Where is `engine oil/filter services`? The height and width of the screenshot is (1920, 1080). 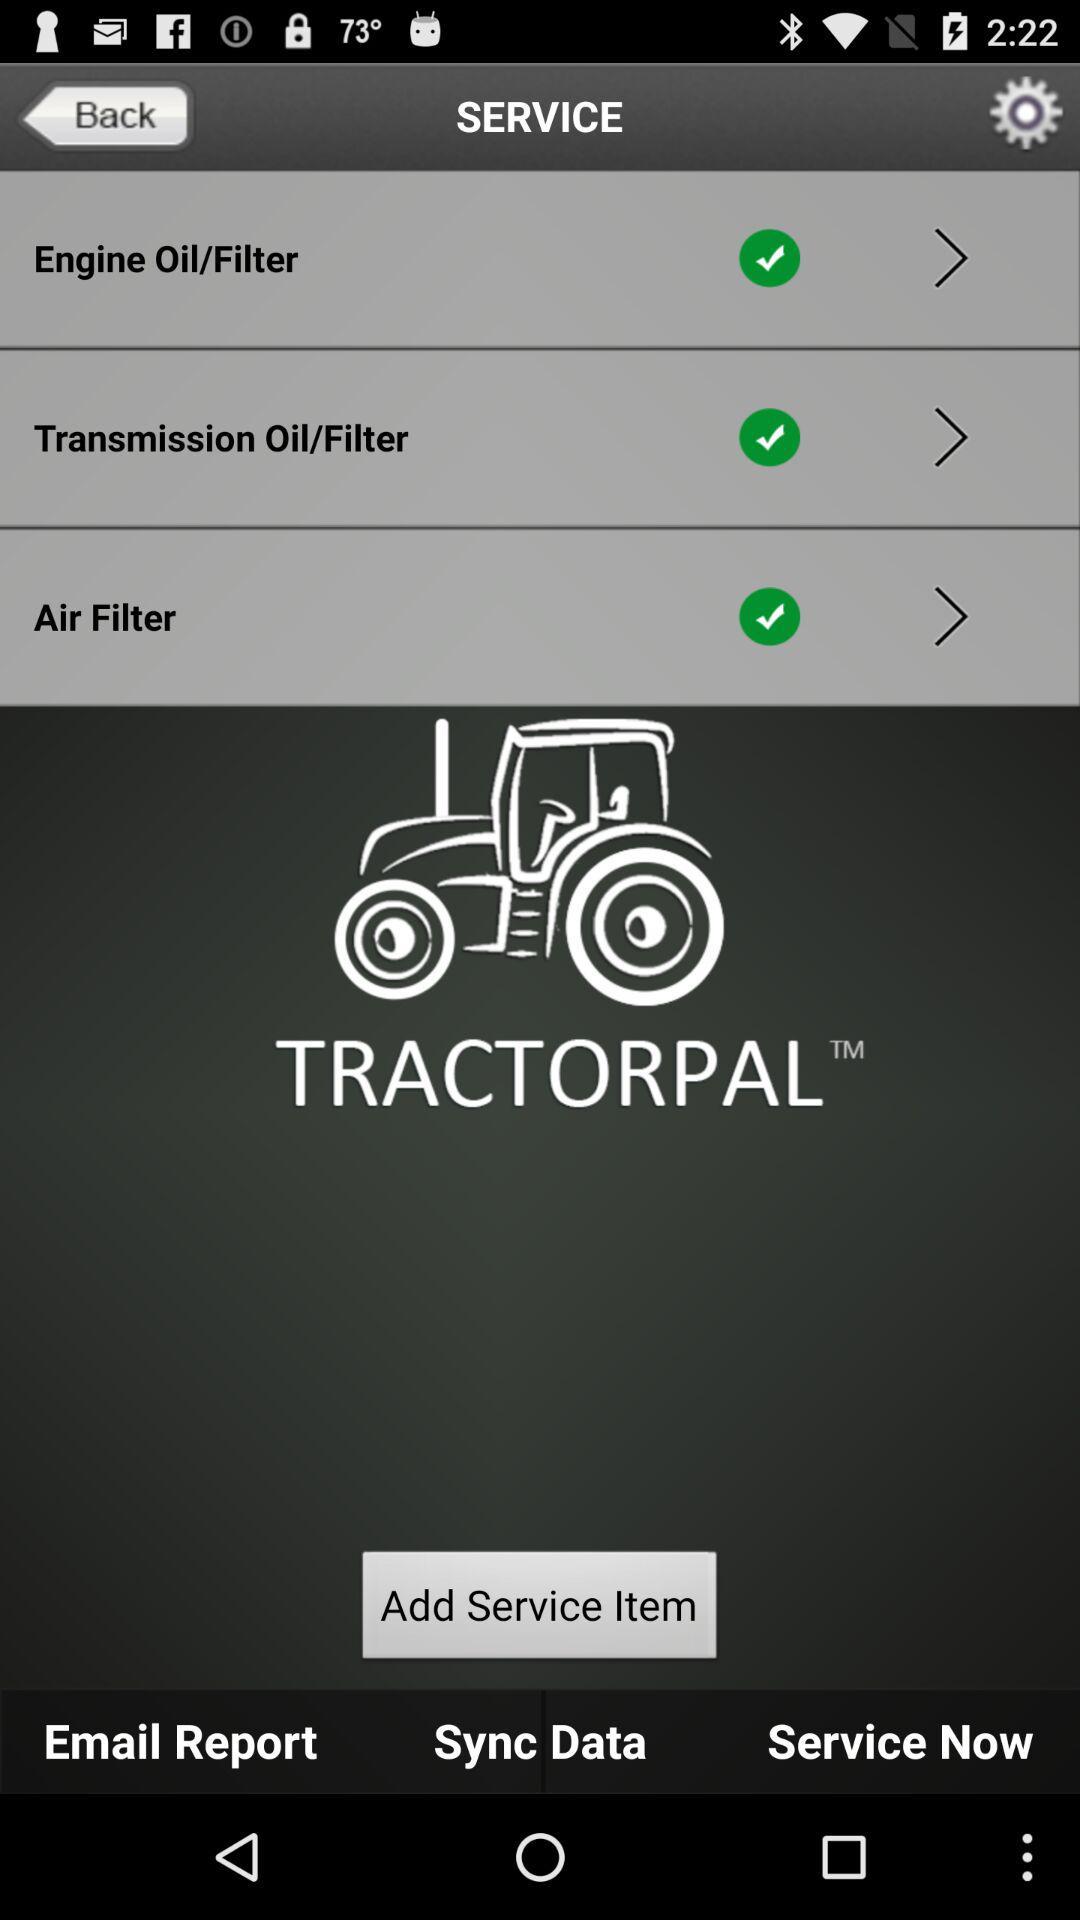
engine oil/filter services is located at coordinates (950, 257).